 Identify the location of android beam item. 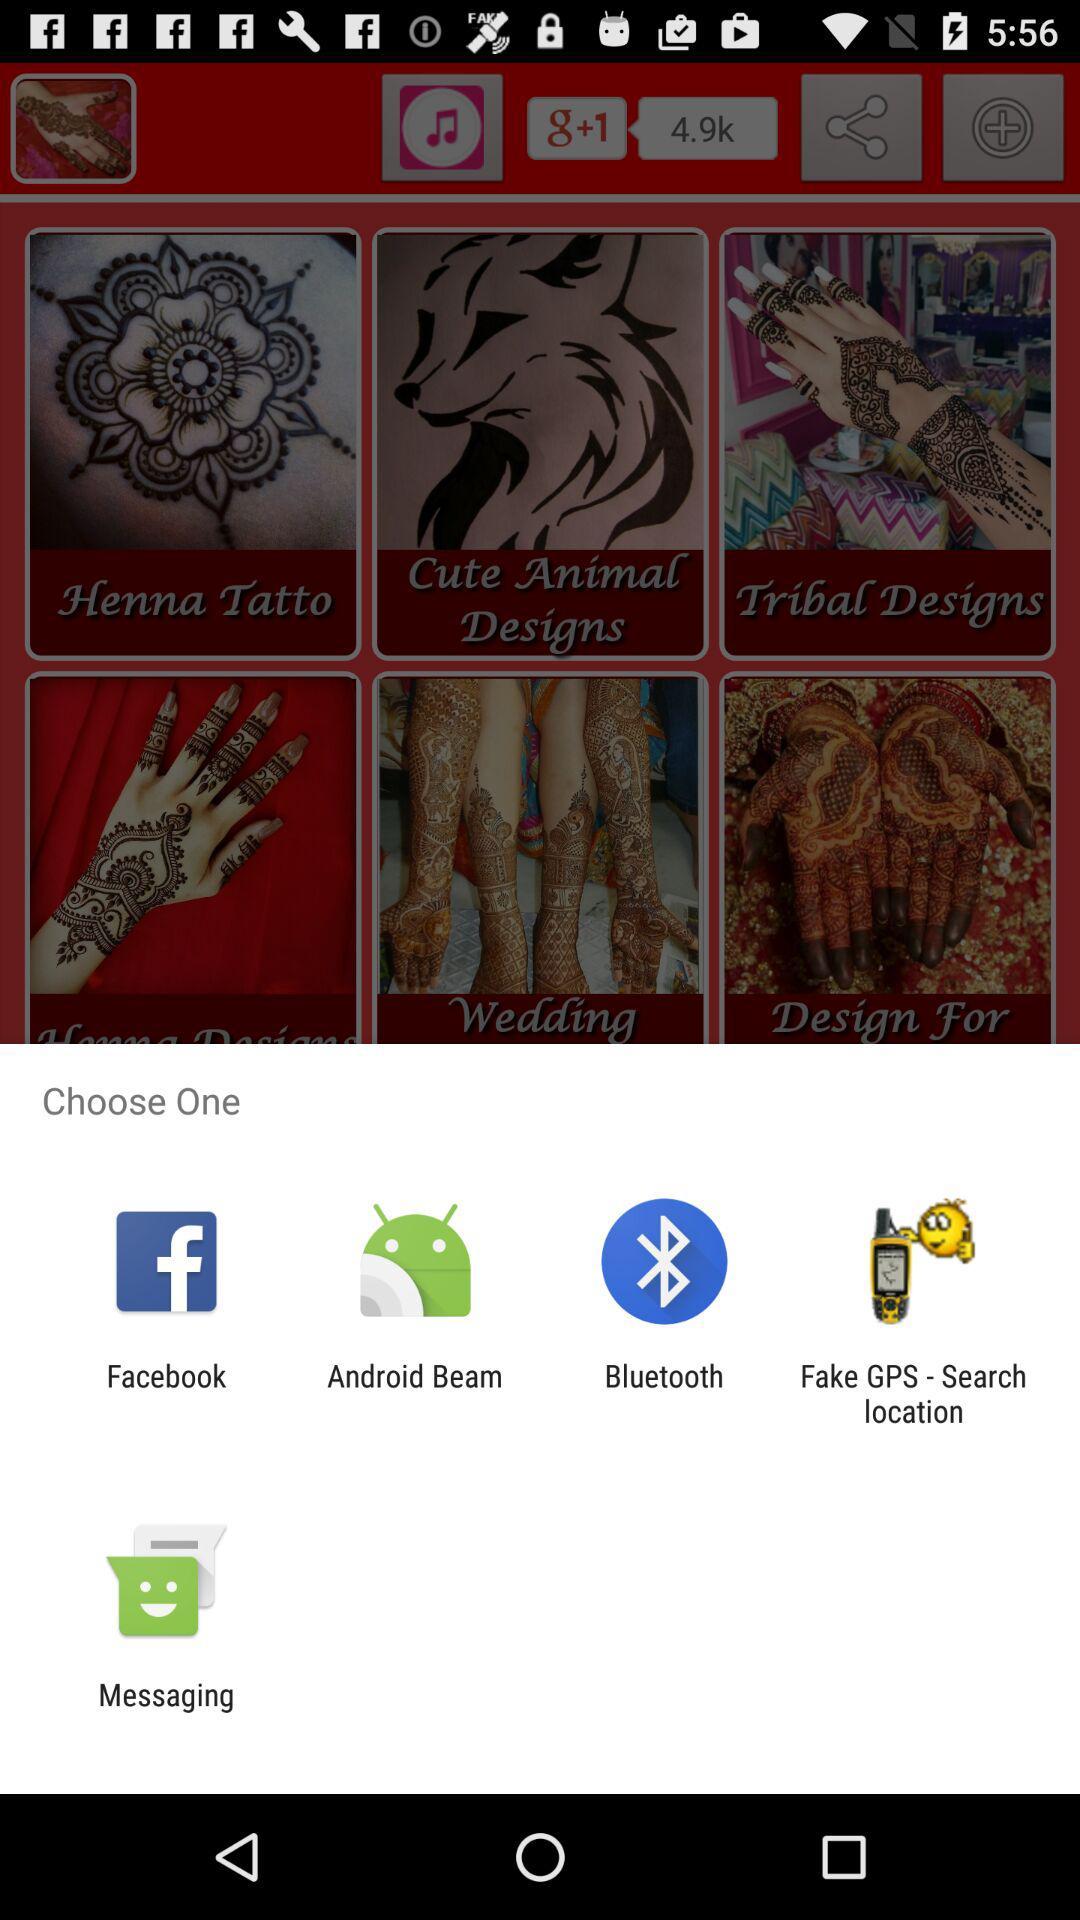
(414, 1392).